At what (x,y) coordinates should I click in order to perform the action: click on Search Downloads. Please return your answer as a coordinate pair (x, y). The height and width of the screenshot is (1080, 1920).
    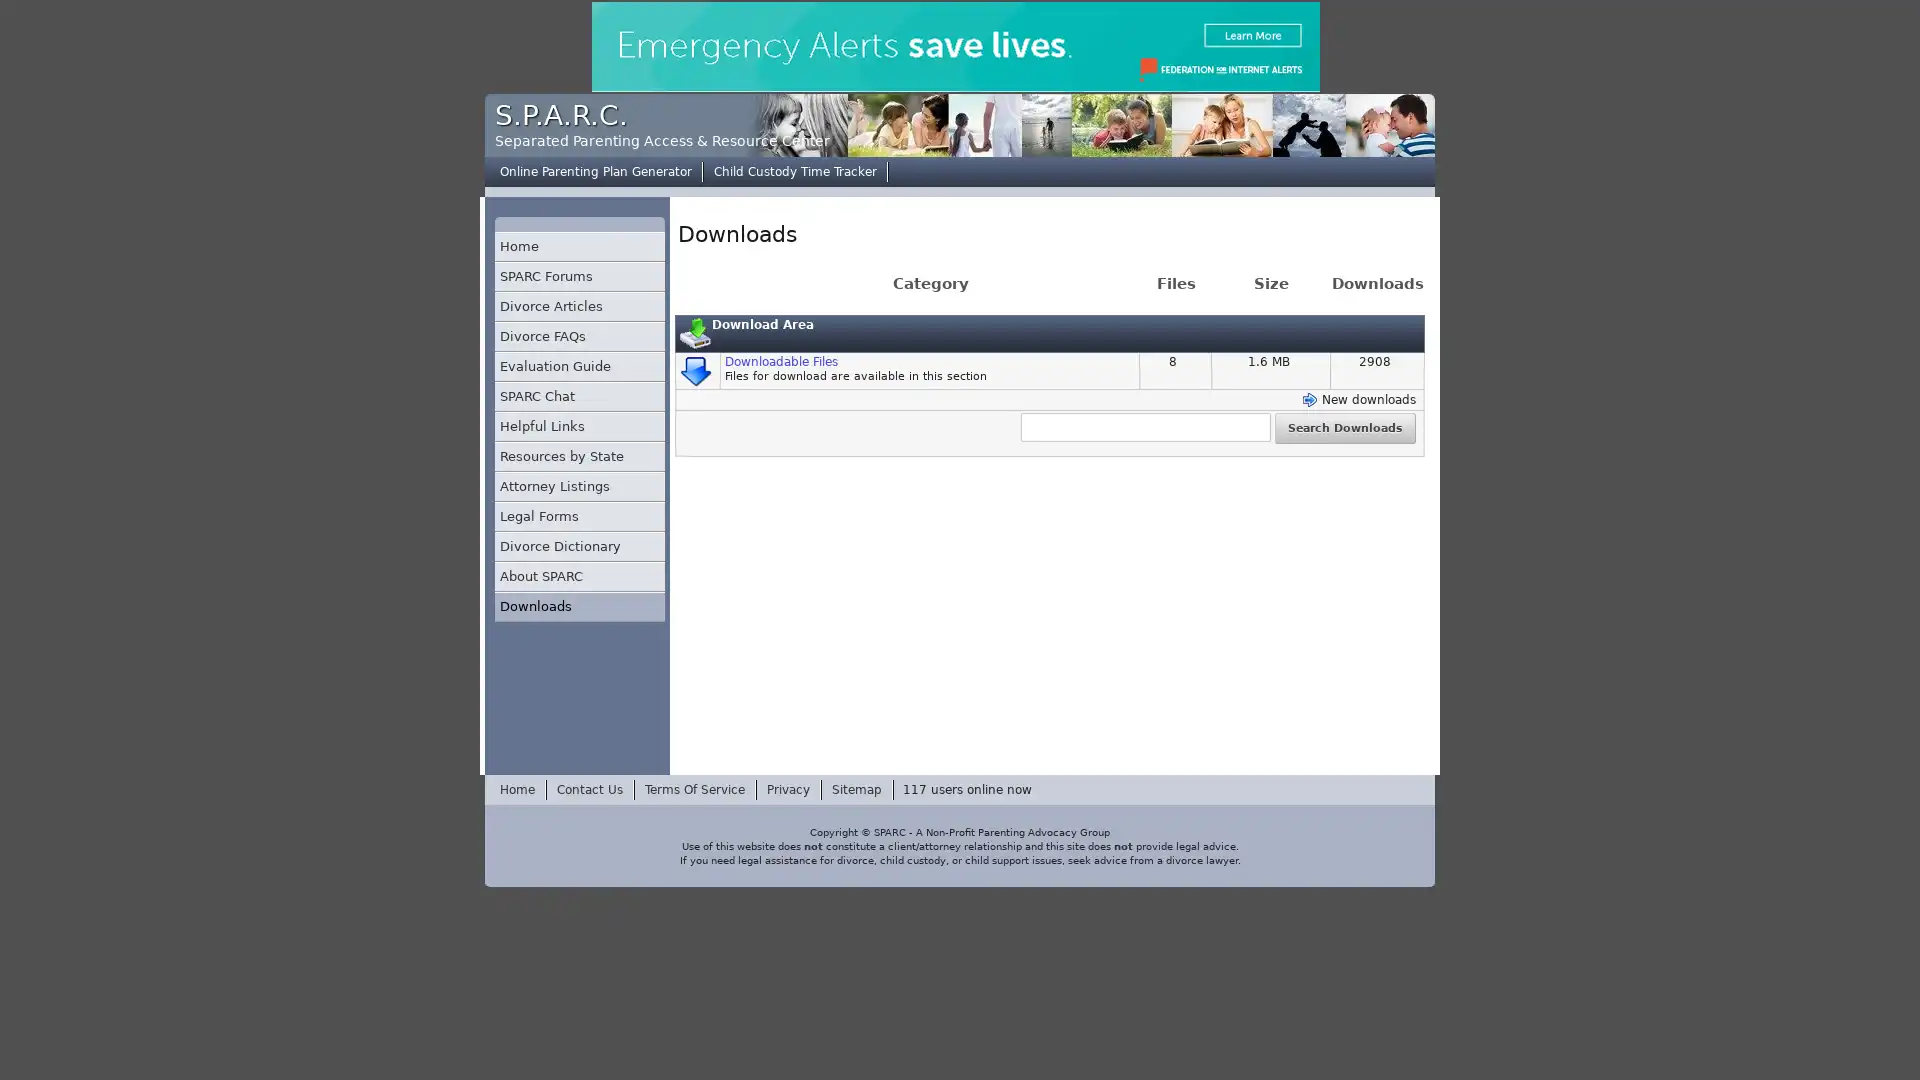
    Looking at the image, I should click on (1345, 427).